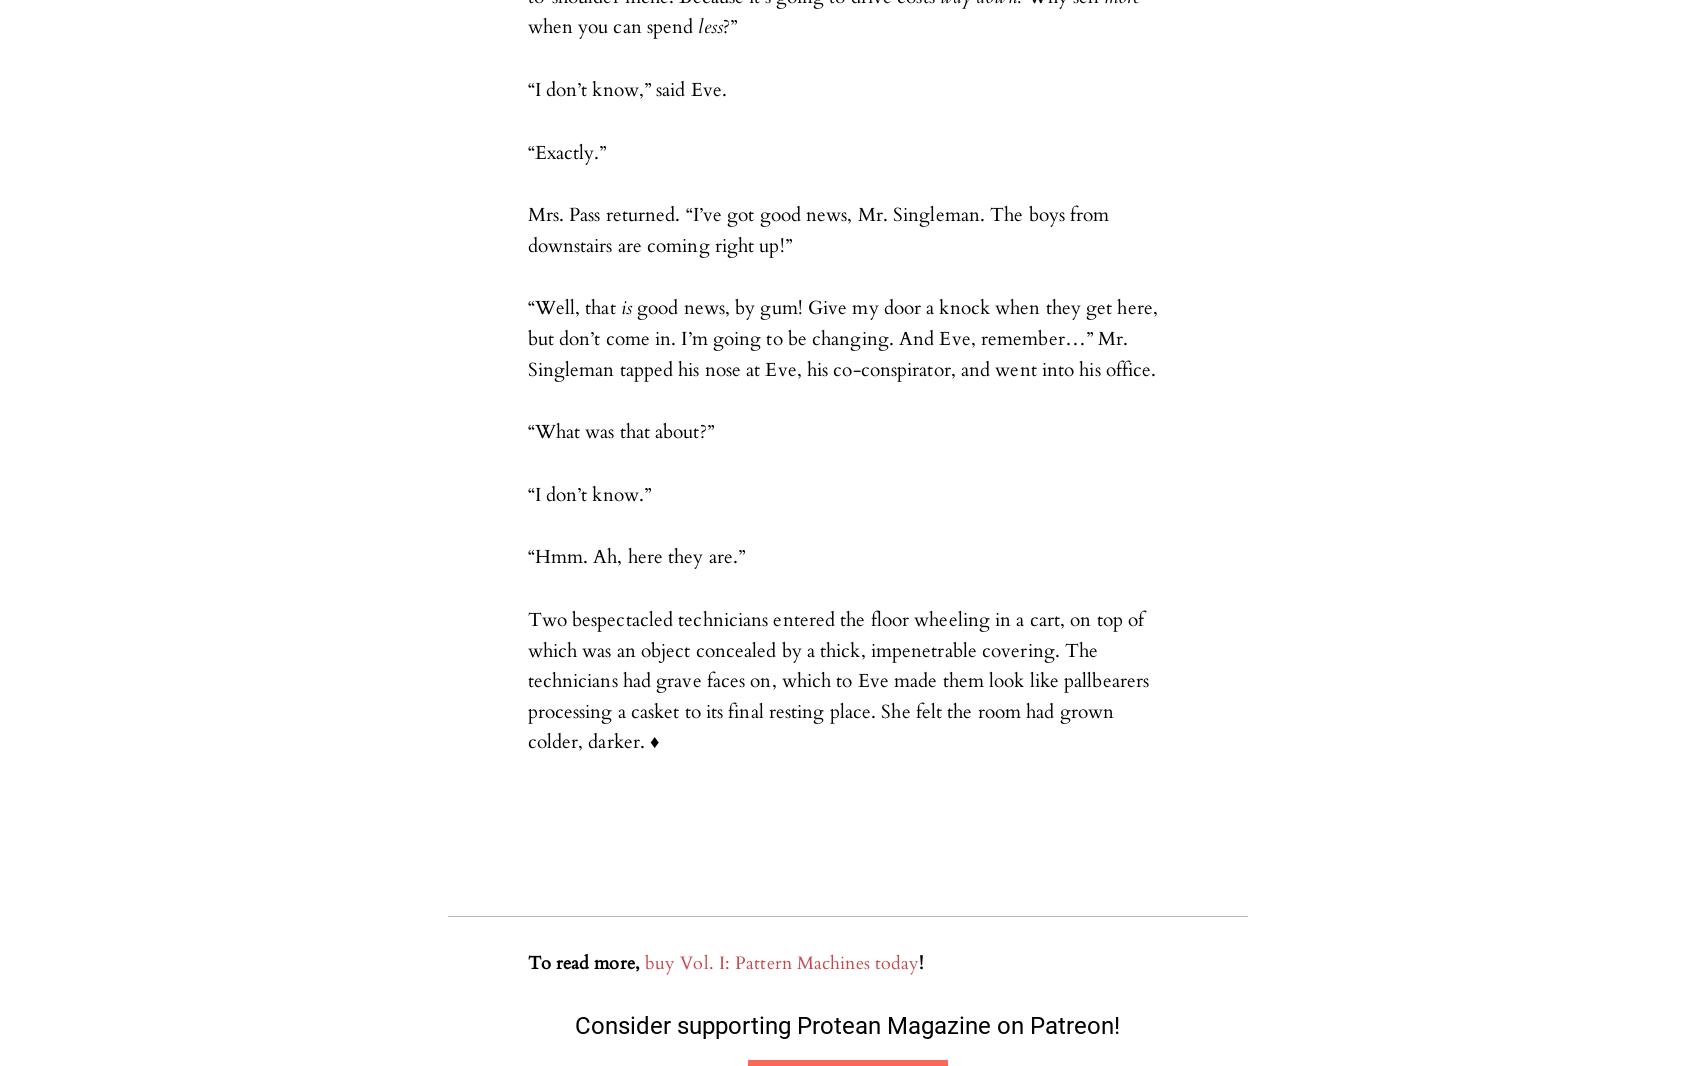 This screenshot has width=1695, height=1066. I want to click on '!', so click(921, 963).